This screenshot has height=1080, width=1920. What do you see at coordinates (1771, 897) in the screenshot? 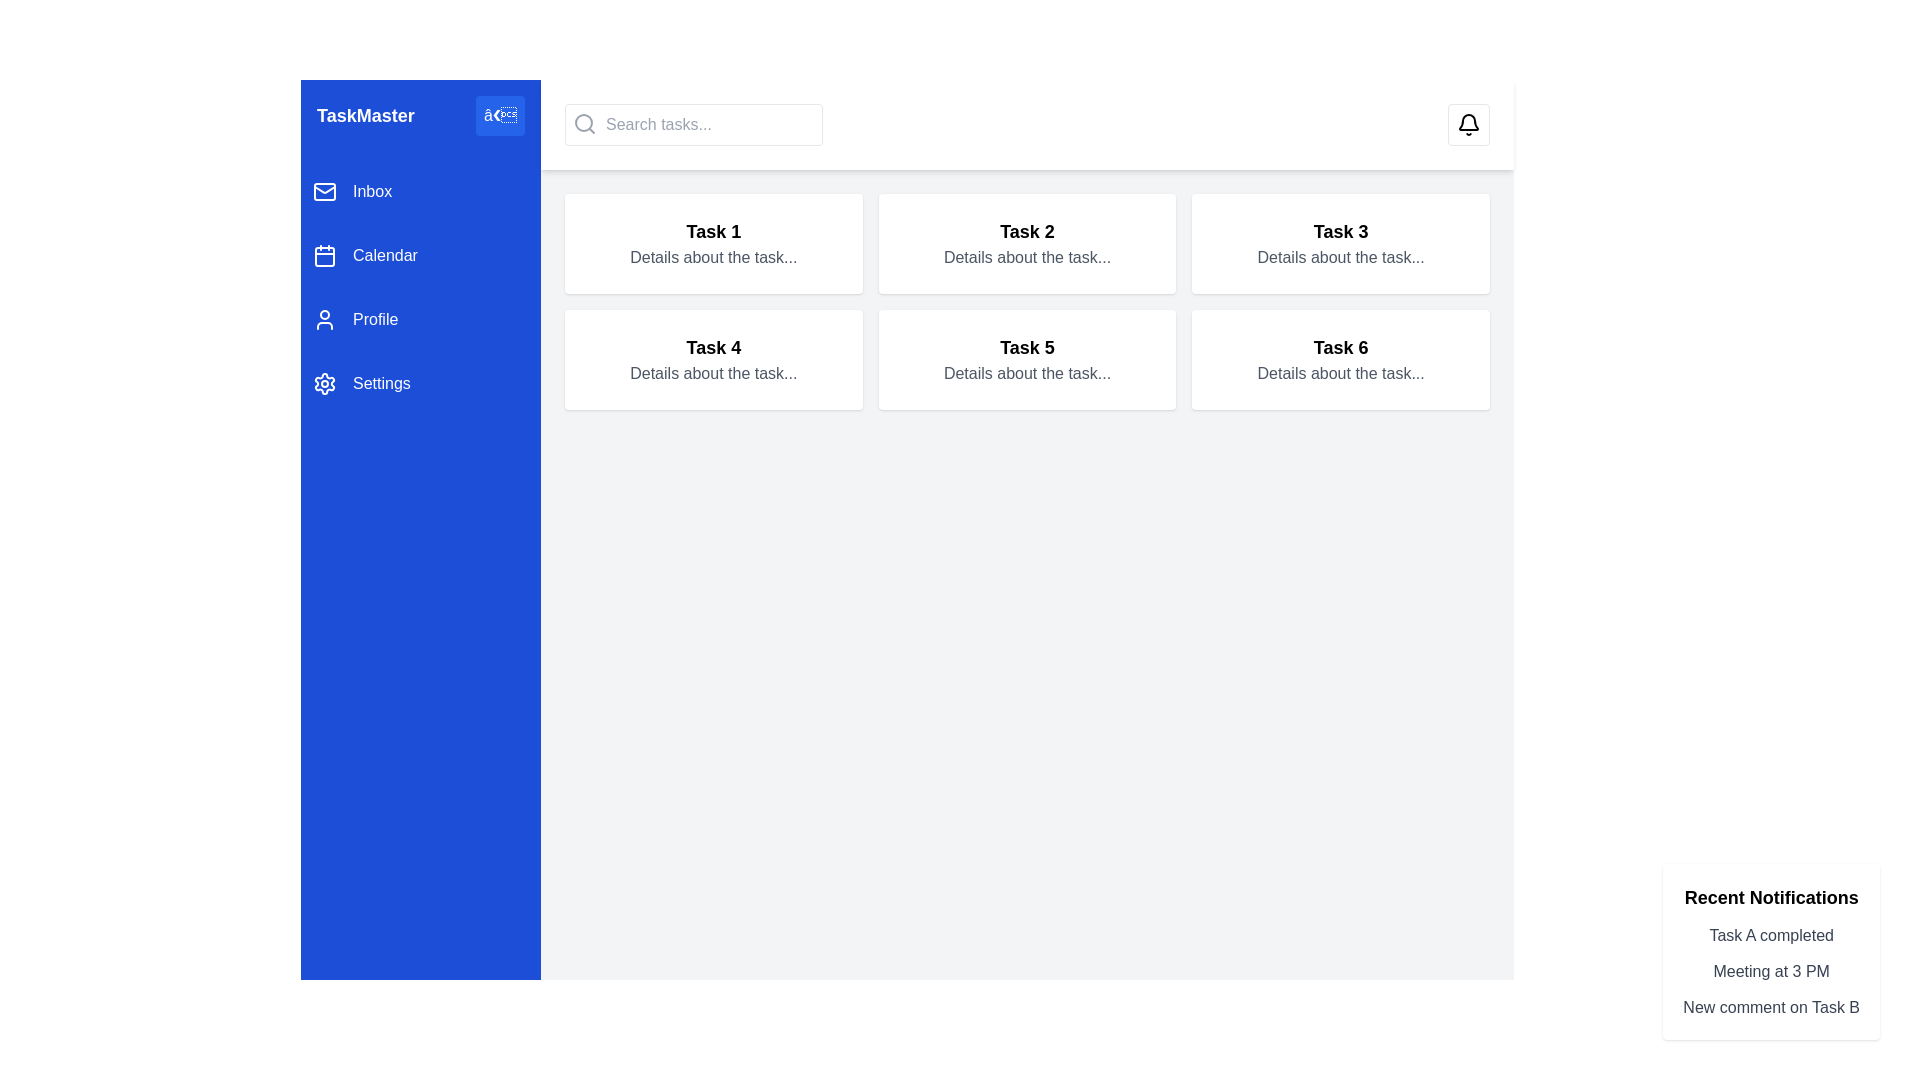
I see `the text label that reads 'Recent Notifications', which is styled with a bold font and larger size, located at the bottom right corner of the interface, above the list of notifications` at bounding box center [1771, 897].